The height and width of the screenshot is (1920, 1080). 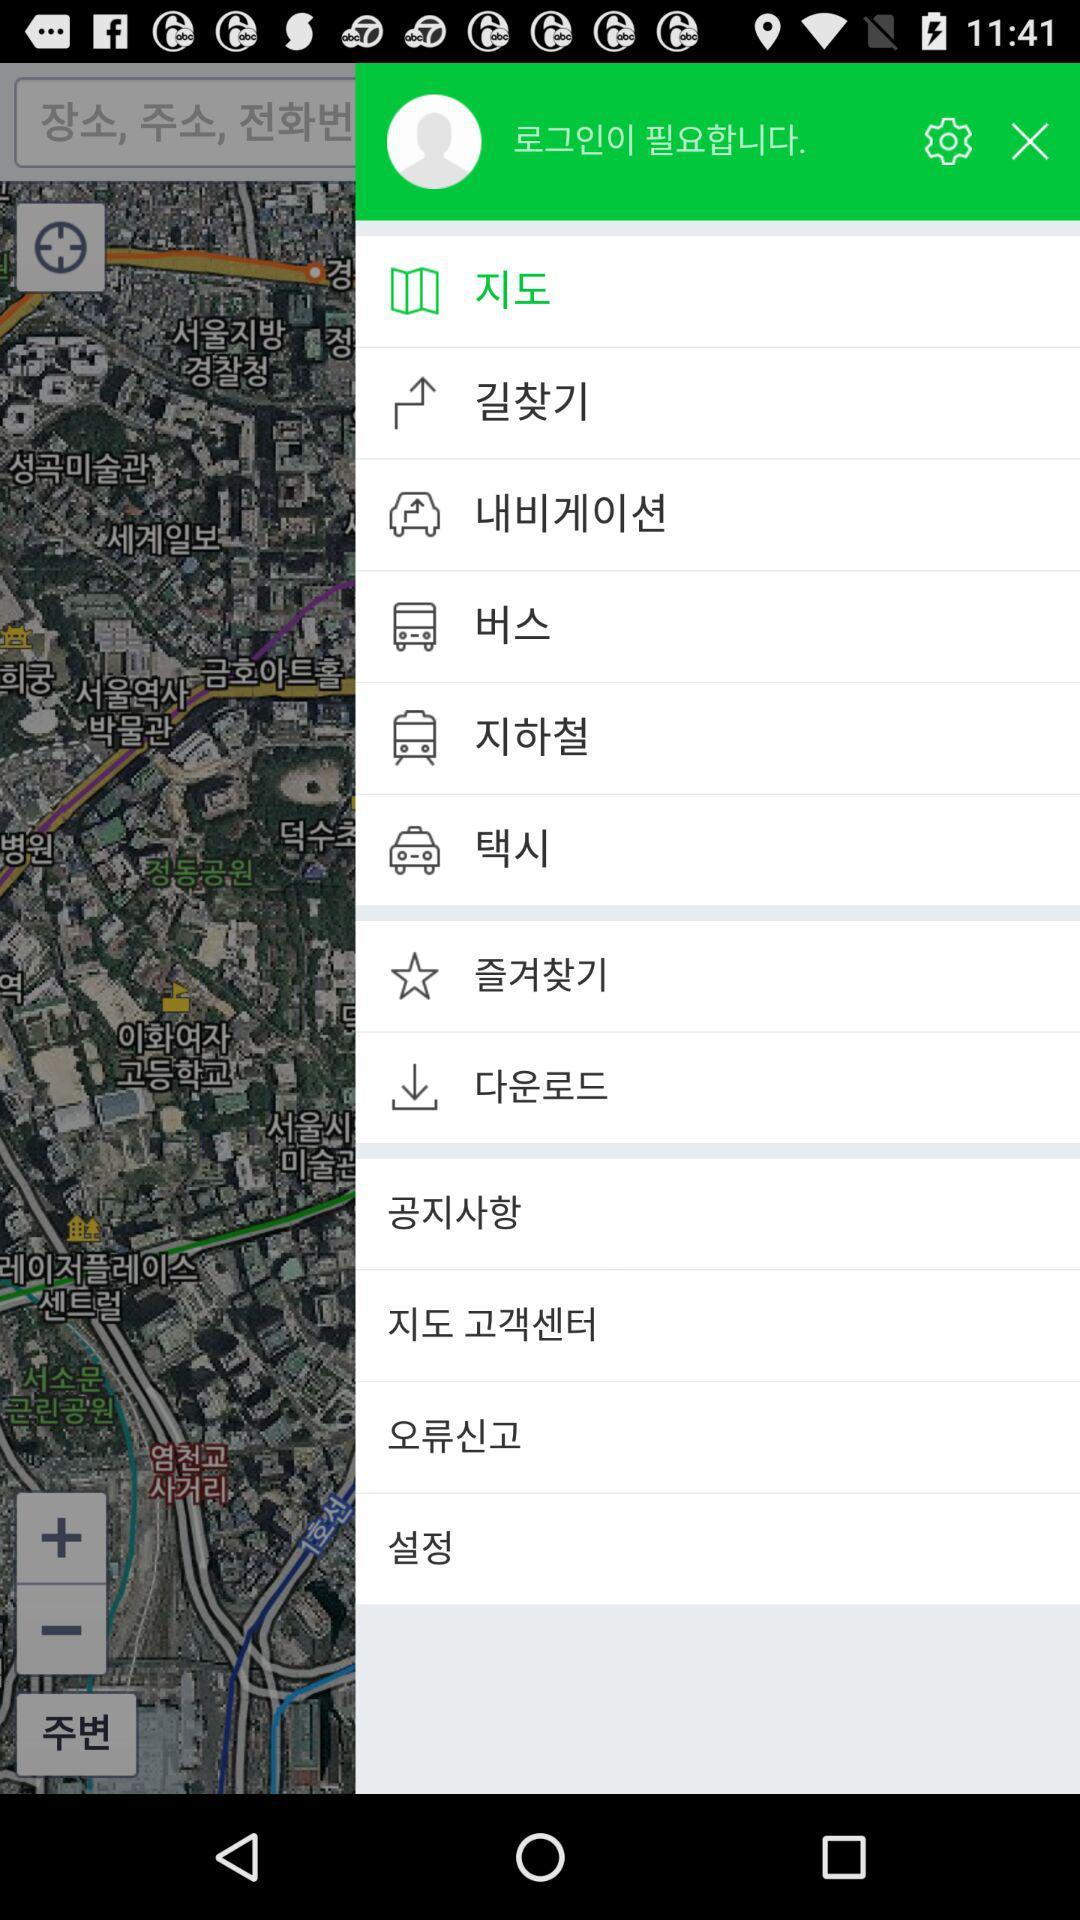 I want to click on the location_crosshair icon, so click(x=59, y=263).